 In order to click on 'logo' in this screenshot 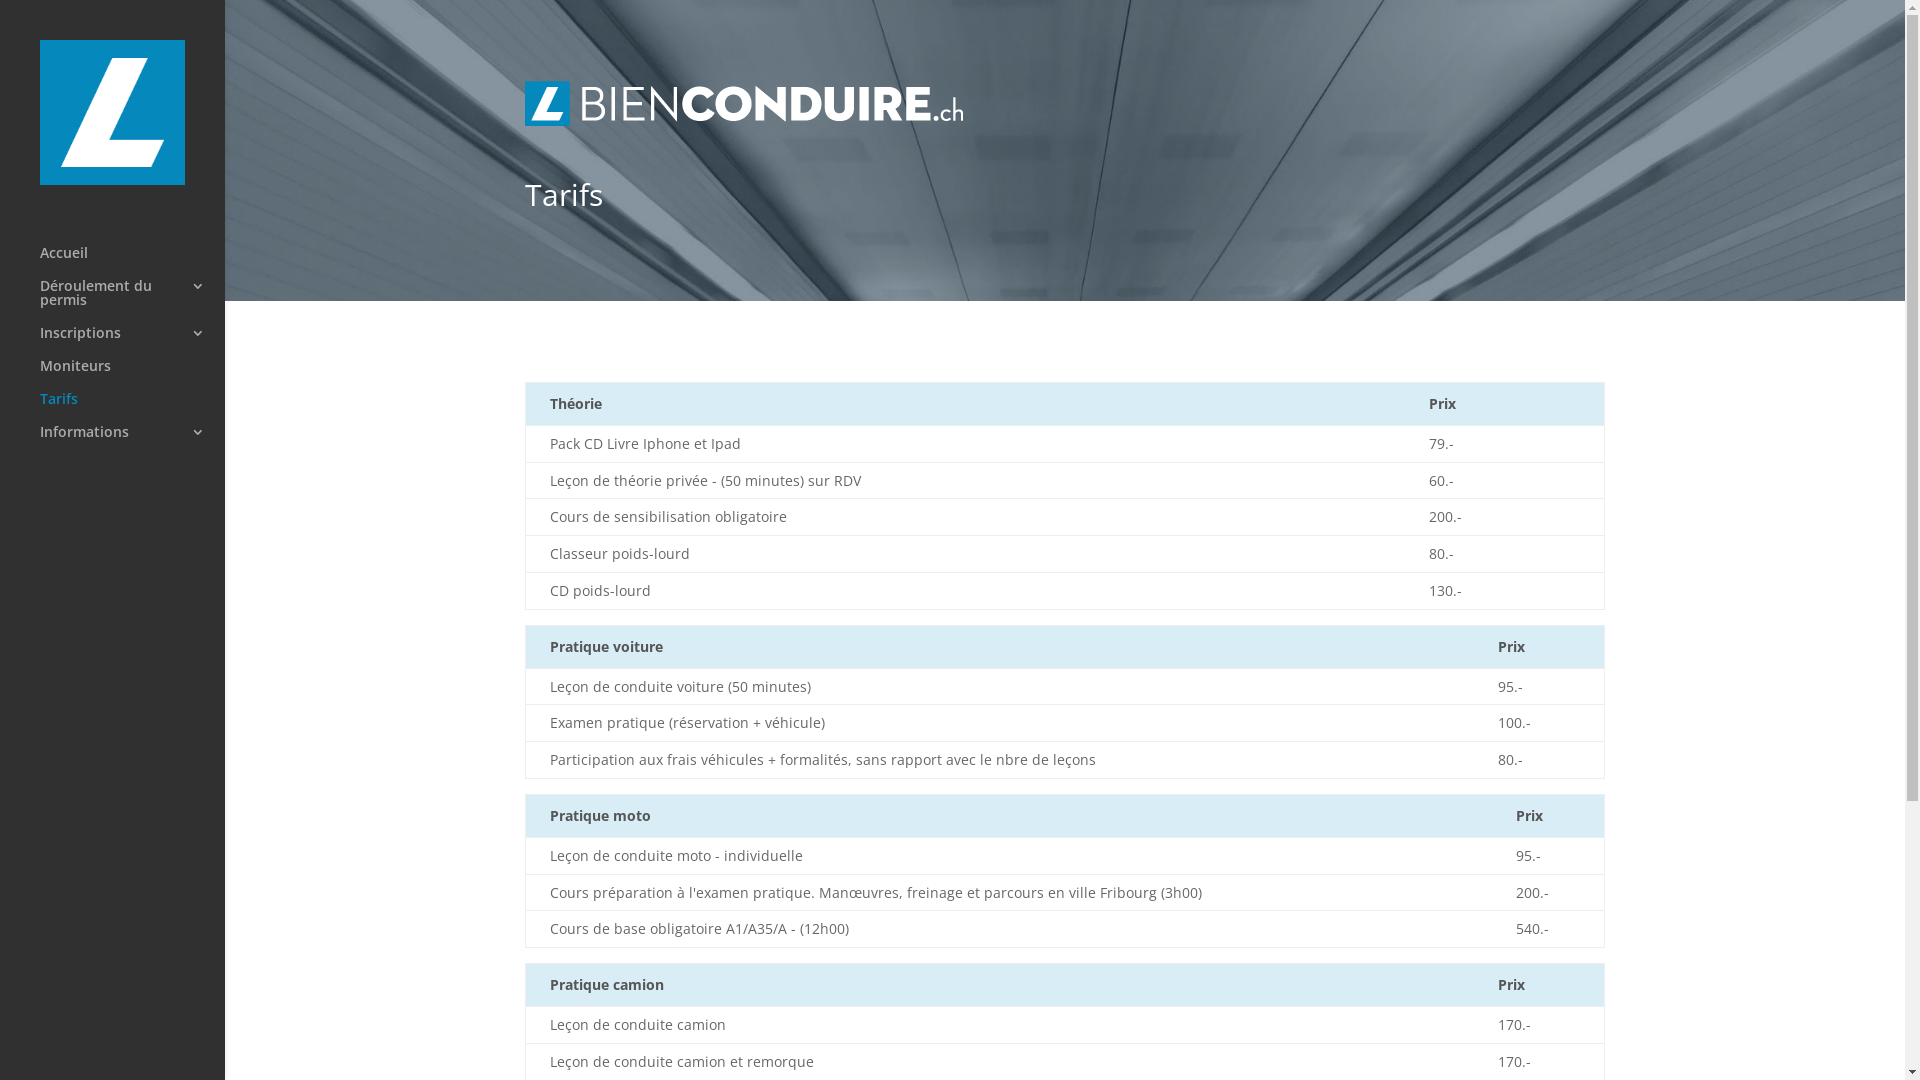, I will do `click(743, 103)`.